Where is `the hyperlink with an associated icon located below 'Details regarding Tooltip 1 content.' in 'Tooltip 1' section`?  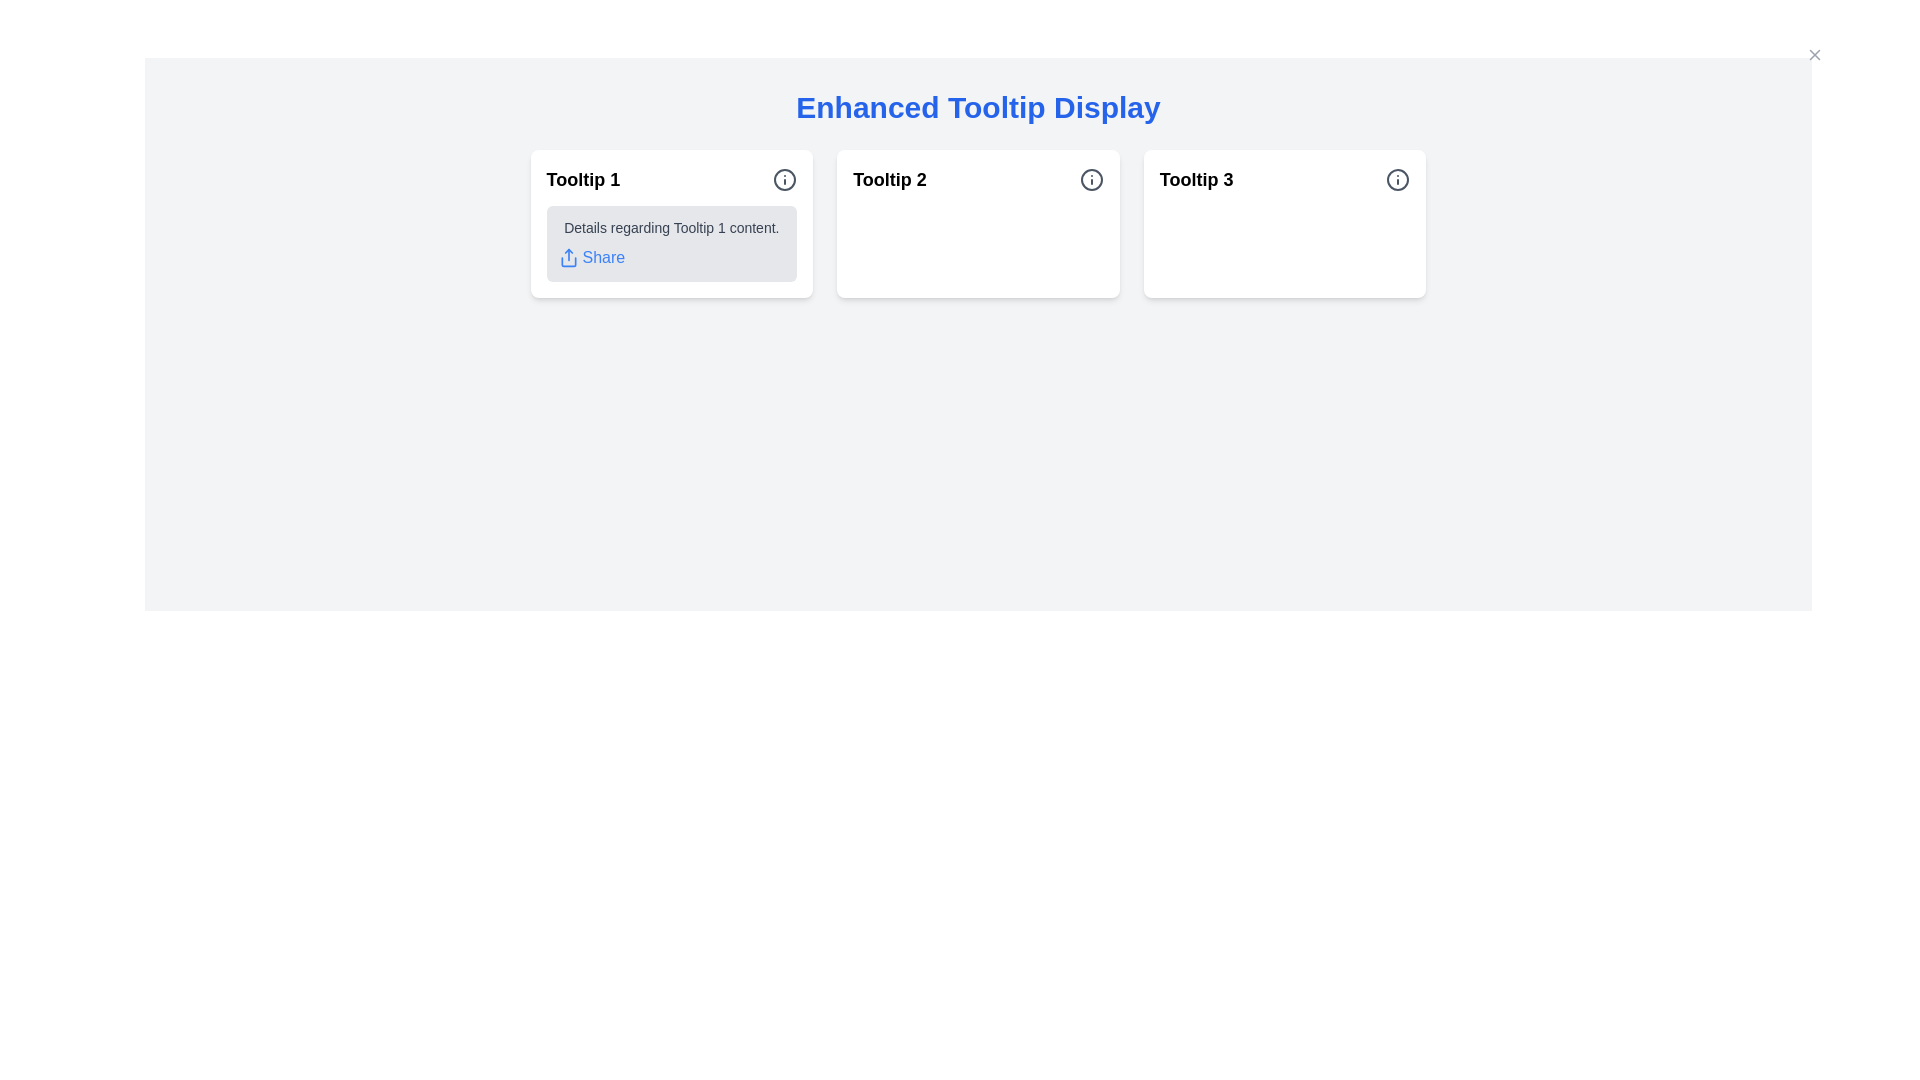
the hyperlink with an associated icon located below 'Details regarding Tooltip 1 content.' in 'Tooltip 1' section is located at coordinates (590, 257).